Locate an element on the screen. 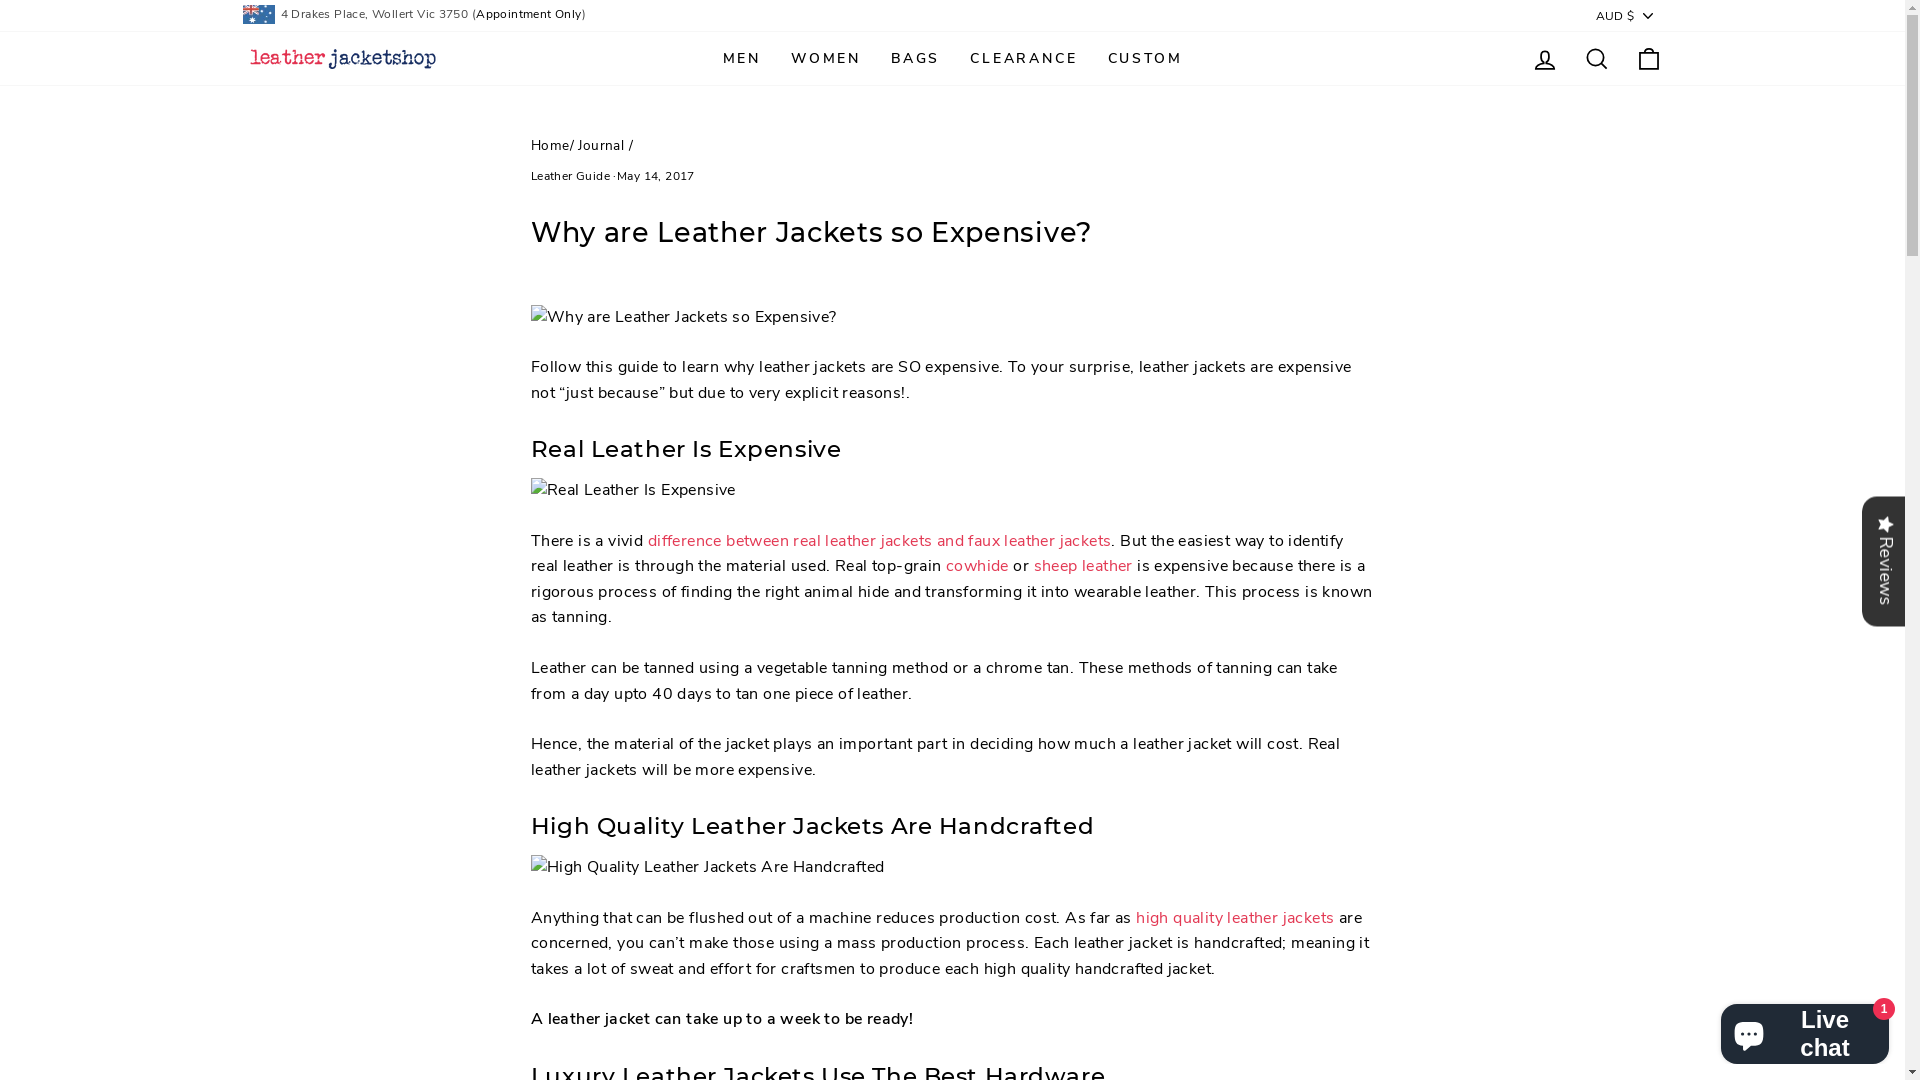 The width and height of the screenshot is (1920, 1080). 'LOG IN' is located at coordinates (1517, 57).